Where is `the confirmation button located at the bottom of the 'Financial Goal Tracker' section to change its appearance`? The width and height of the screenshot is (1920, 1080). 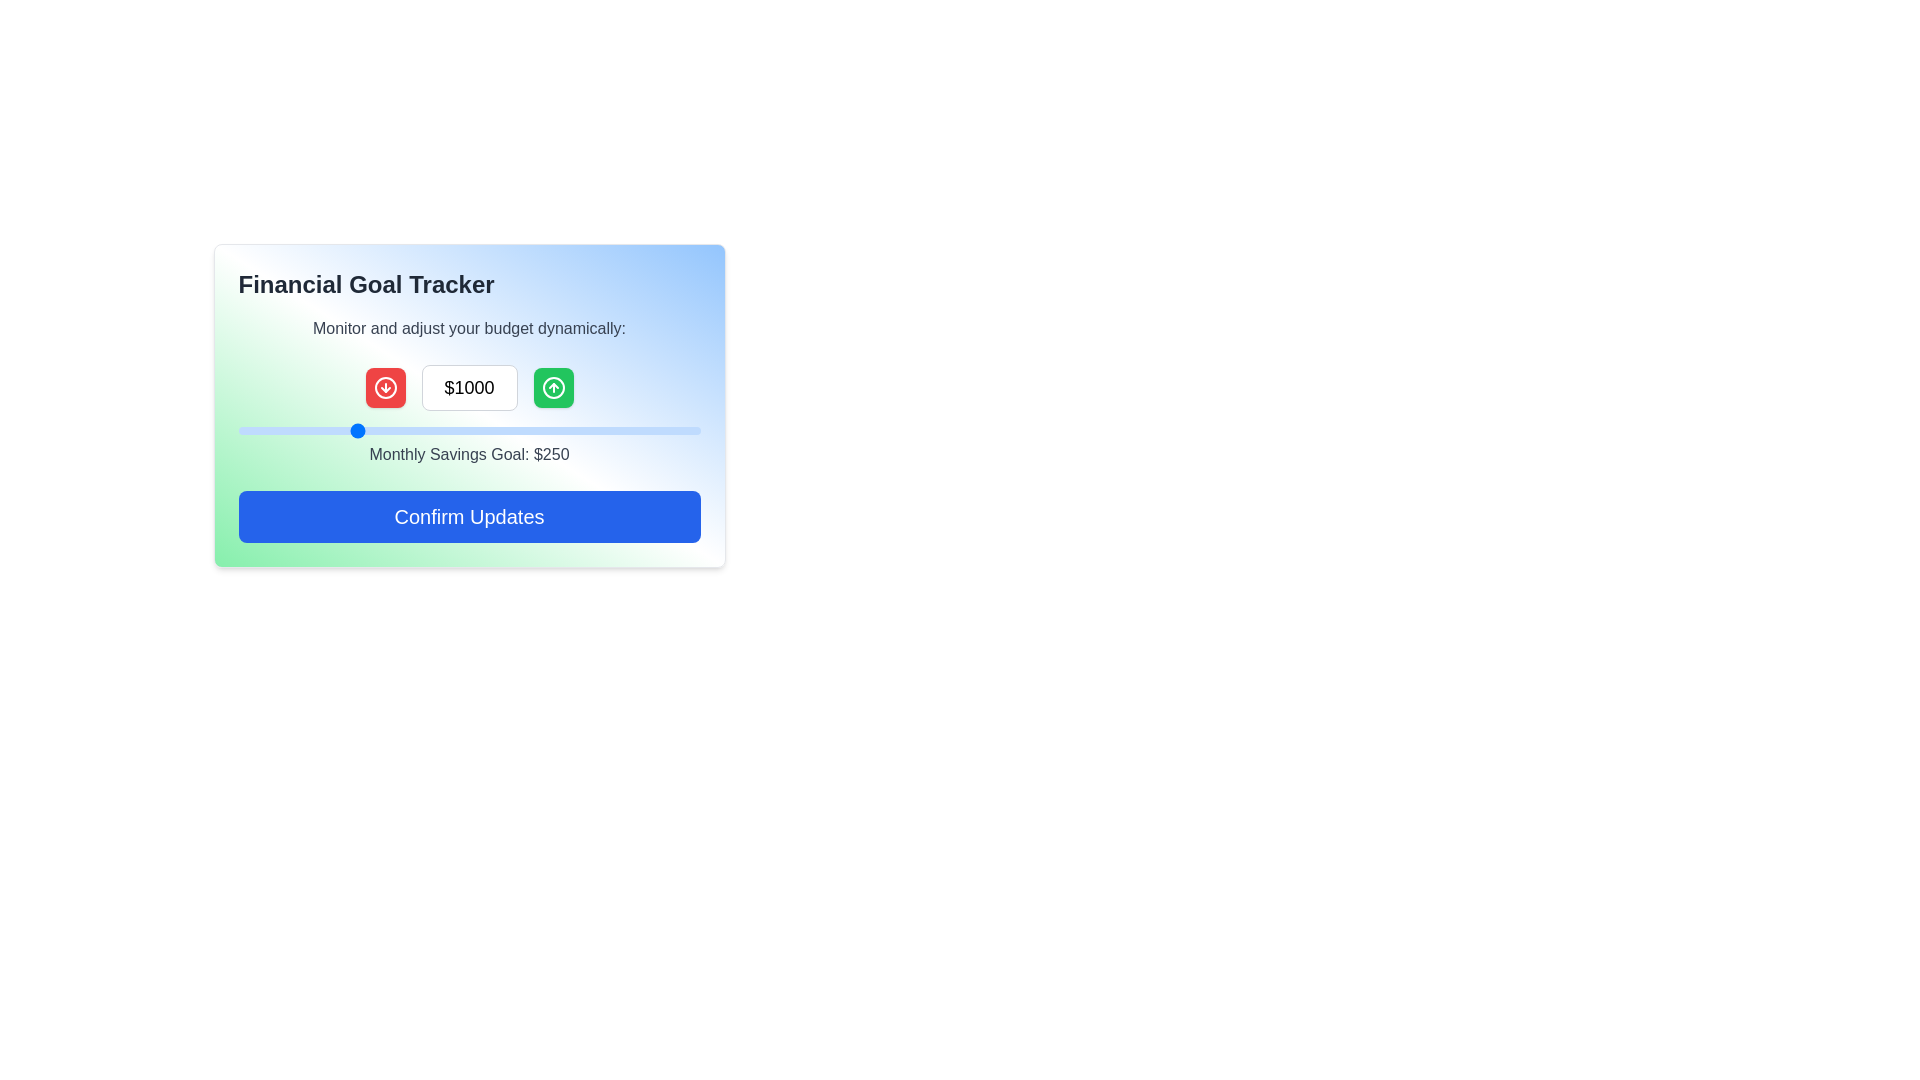 the confirmation button located at the bottom of the 'Financial Goal Tracker' section to change its appearance is located at coordinates (468, 515).